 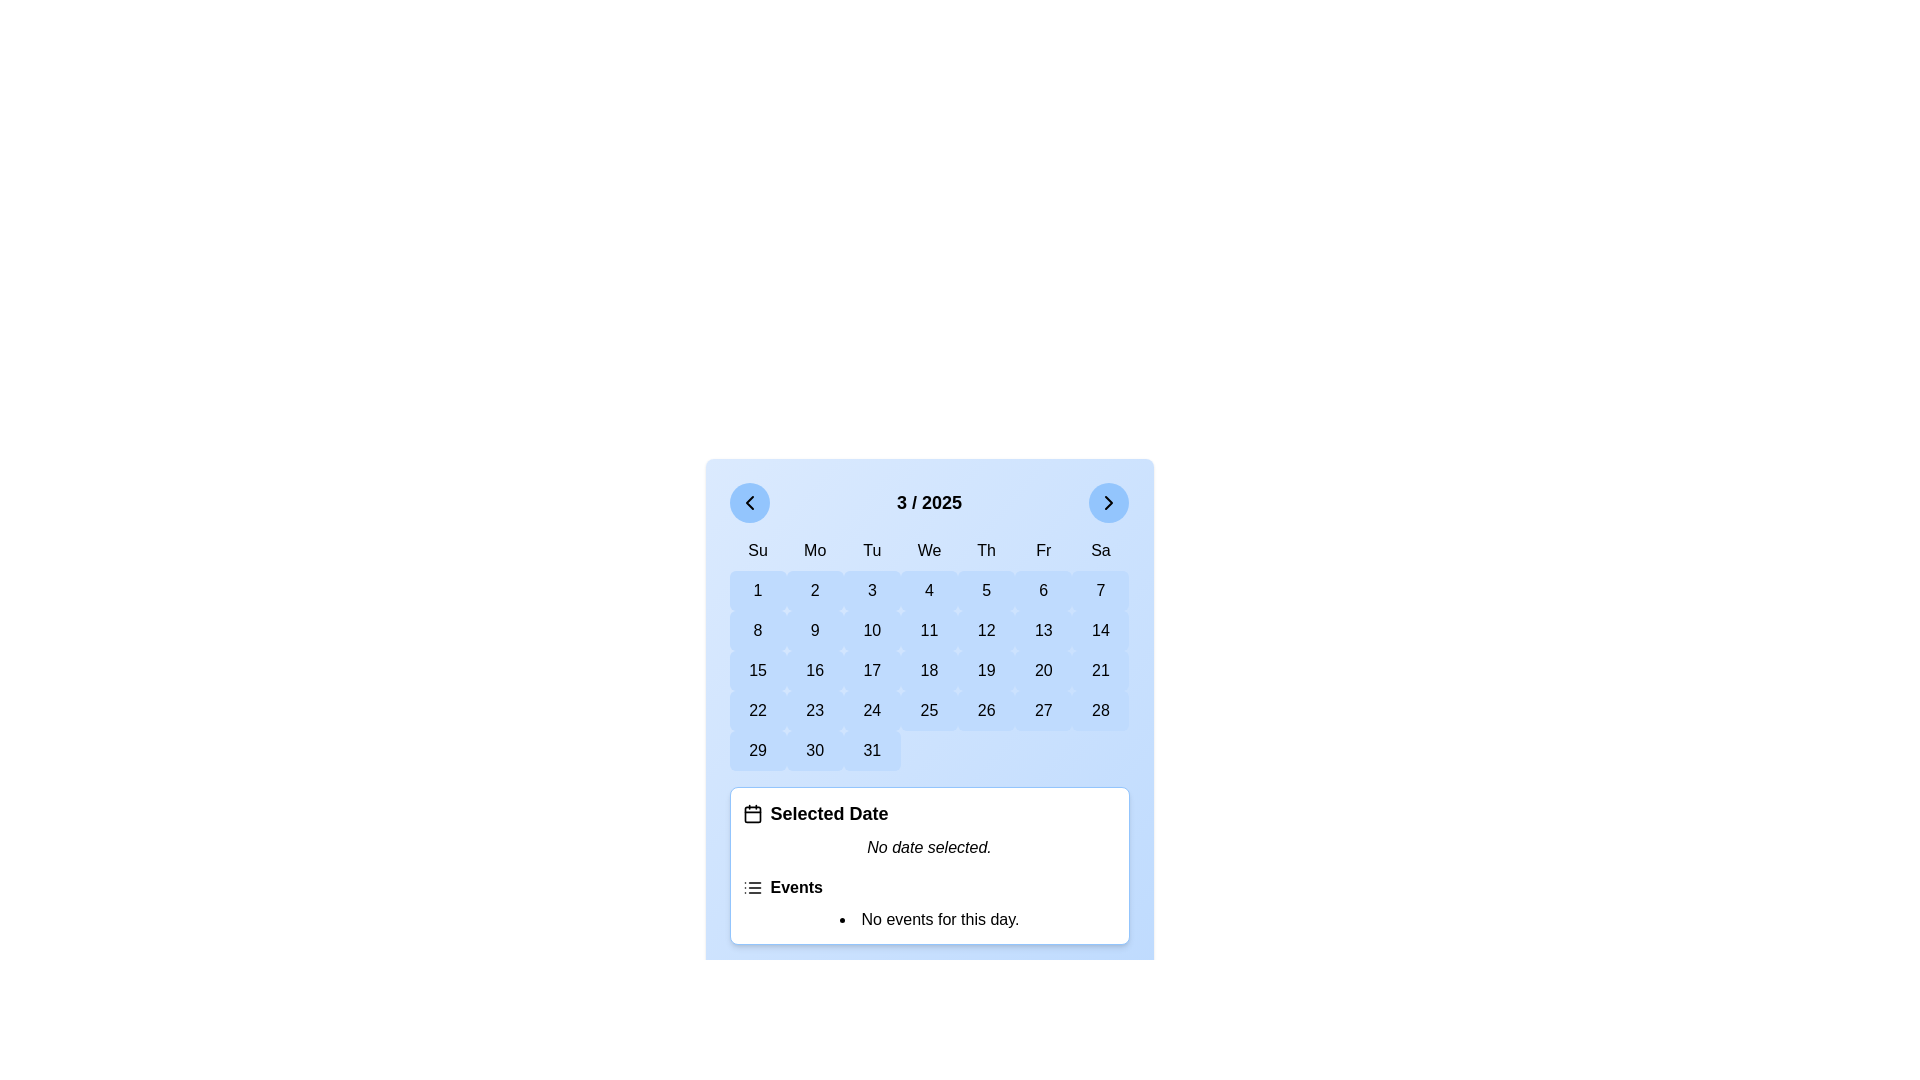 I want to click on the rounded rectangular button with a blue background containing the number '12', located in the fifth column of the second row under 'Thursday', to change its appearance, so click(x=986, y=631).